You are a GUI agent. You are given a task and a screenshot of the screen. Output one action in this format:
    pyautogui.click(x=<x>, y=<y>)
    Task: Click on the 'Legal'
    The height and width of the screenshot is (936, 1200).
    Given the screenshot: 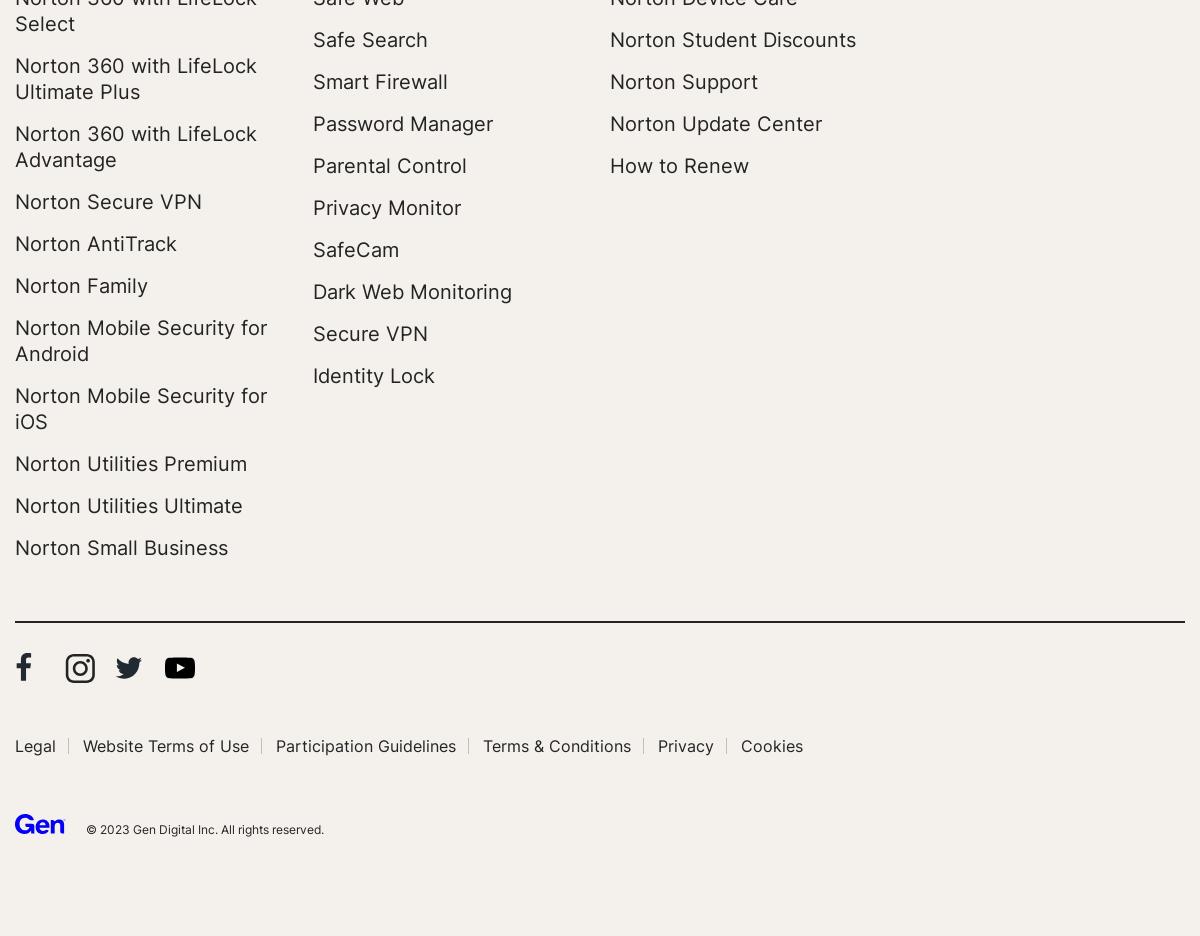 What is the action you would take?
    pyautogui.click(x=35, y=745)
    